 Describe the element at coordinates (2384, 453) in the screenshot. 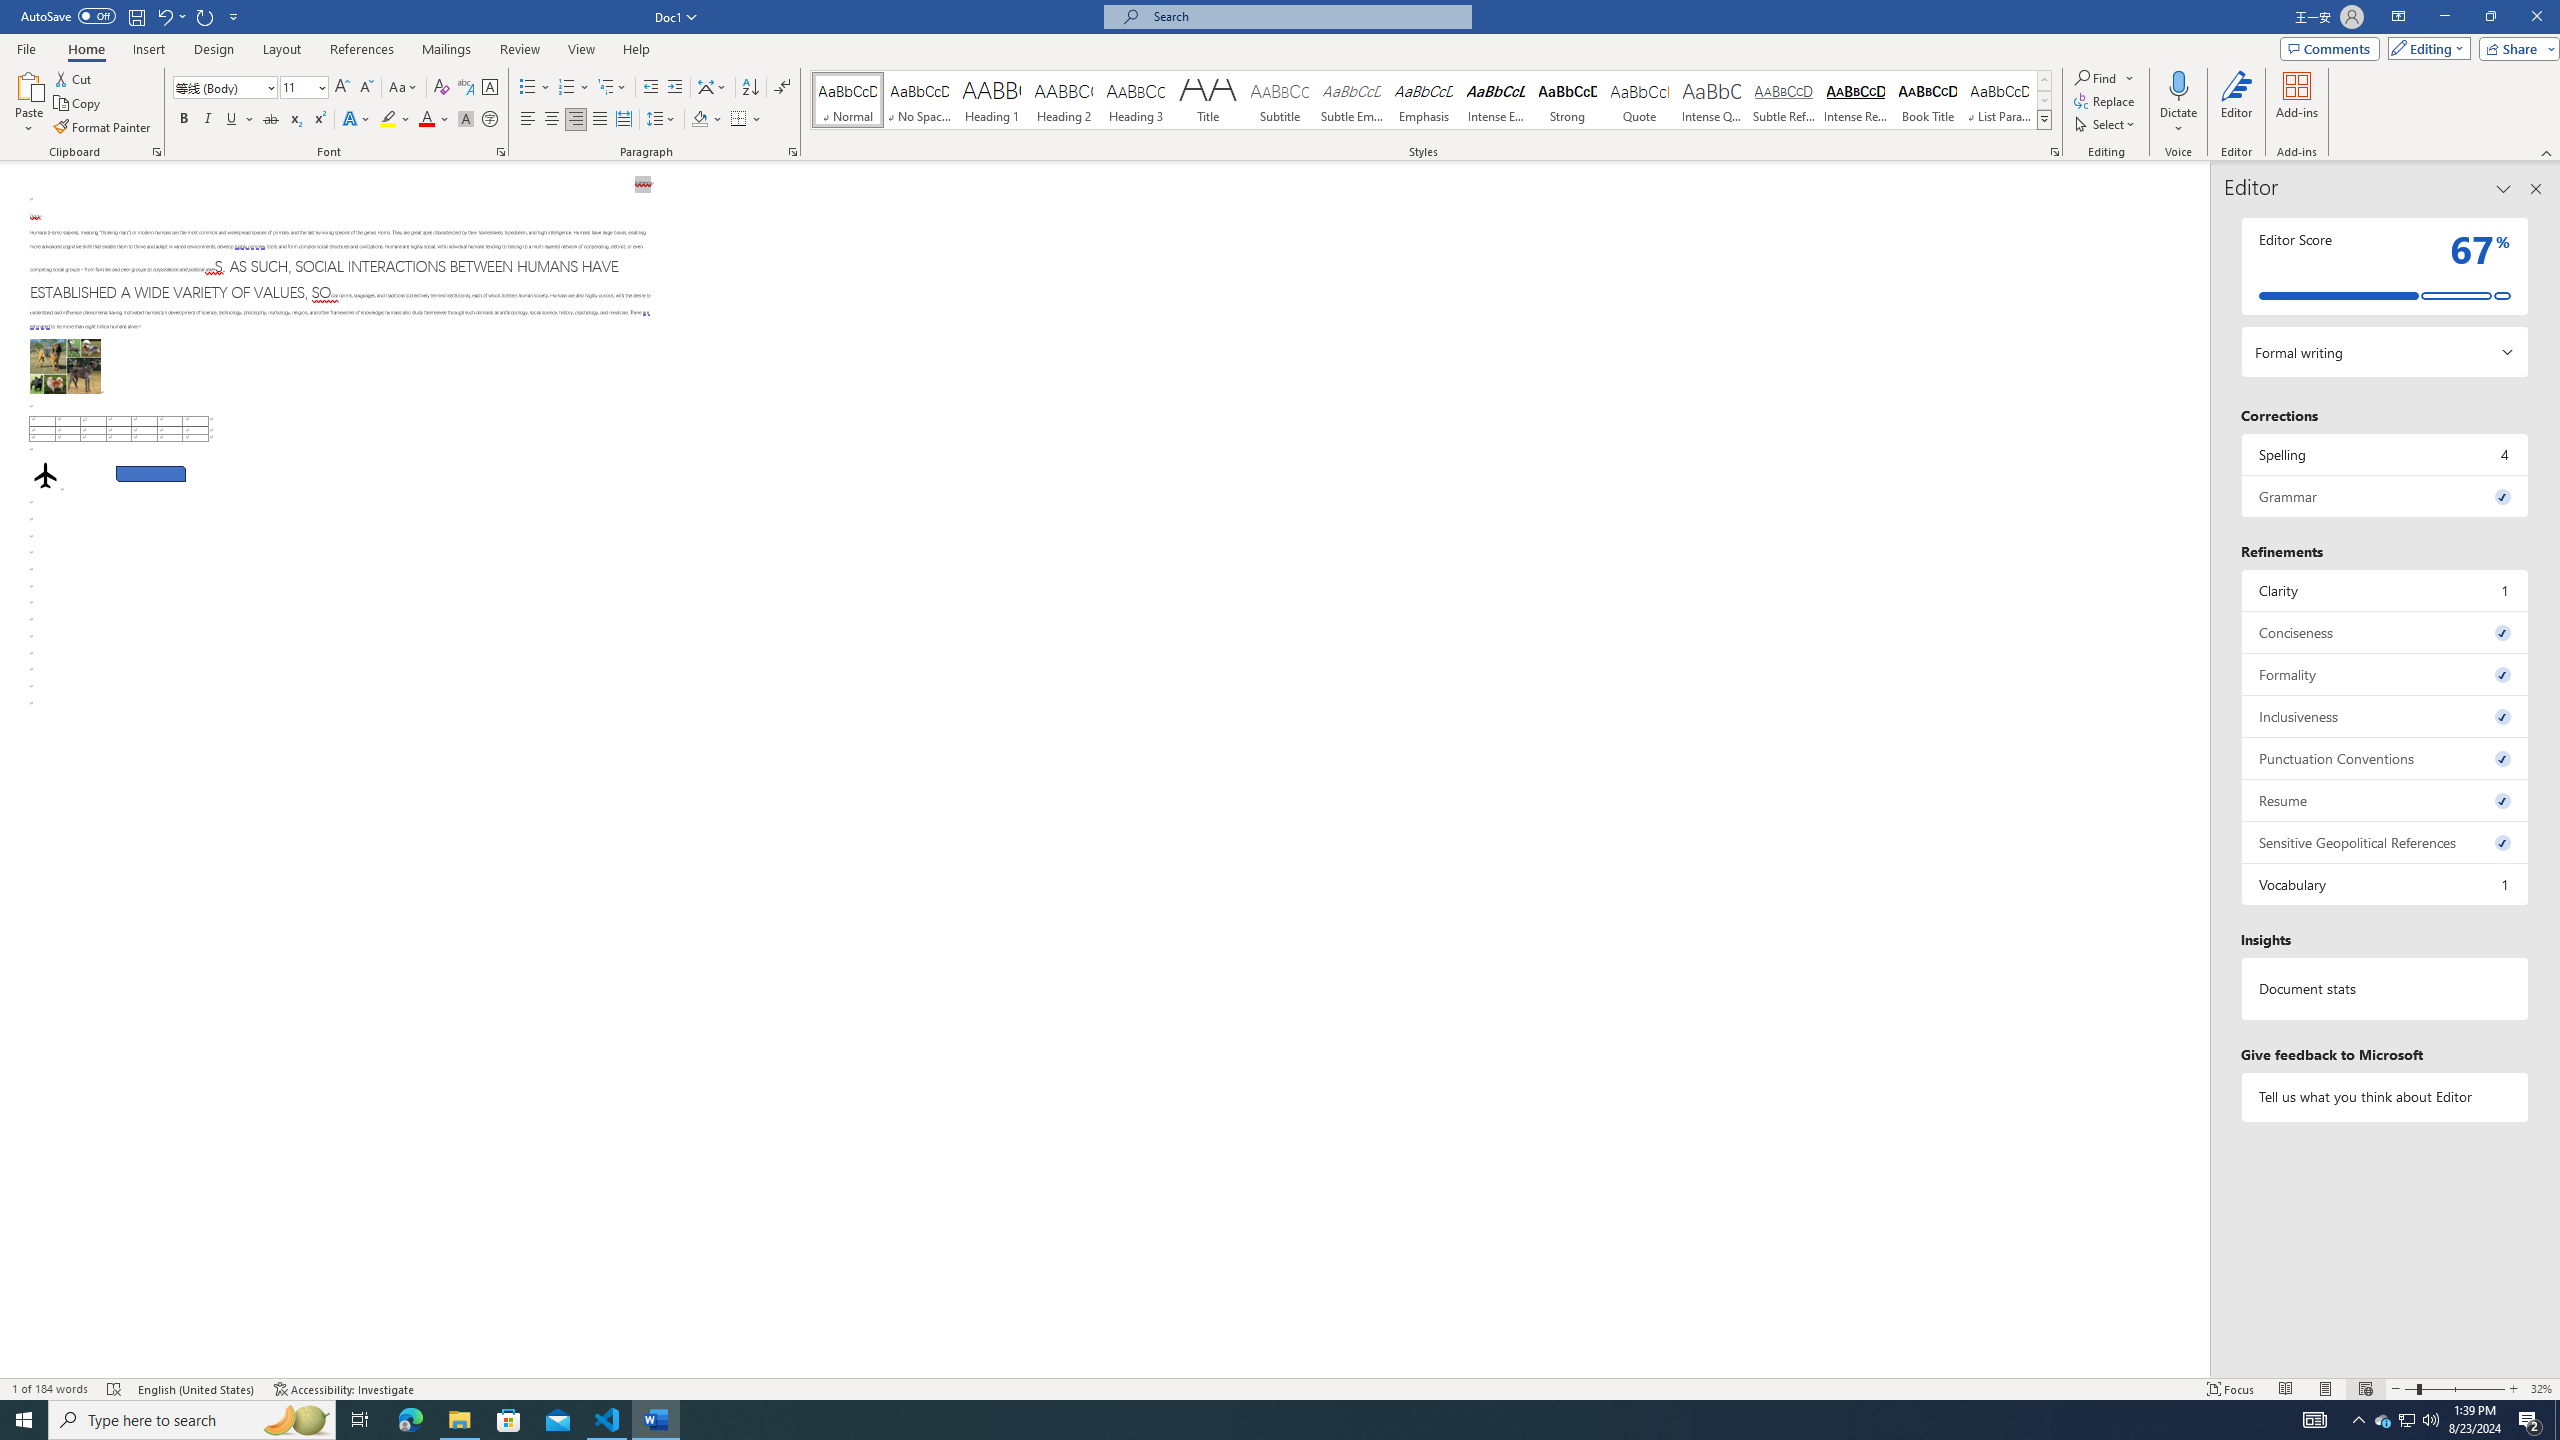

I see `'Spelling, 4 issues. Press space or enter to review items.'` at that location.